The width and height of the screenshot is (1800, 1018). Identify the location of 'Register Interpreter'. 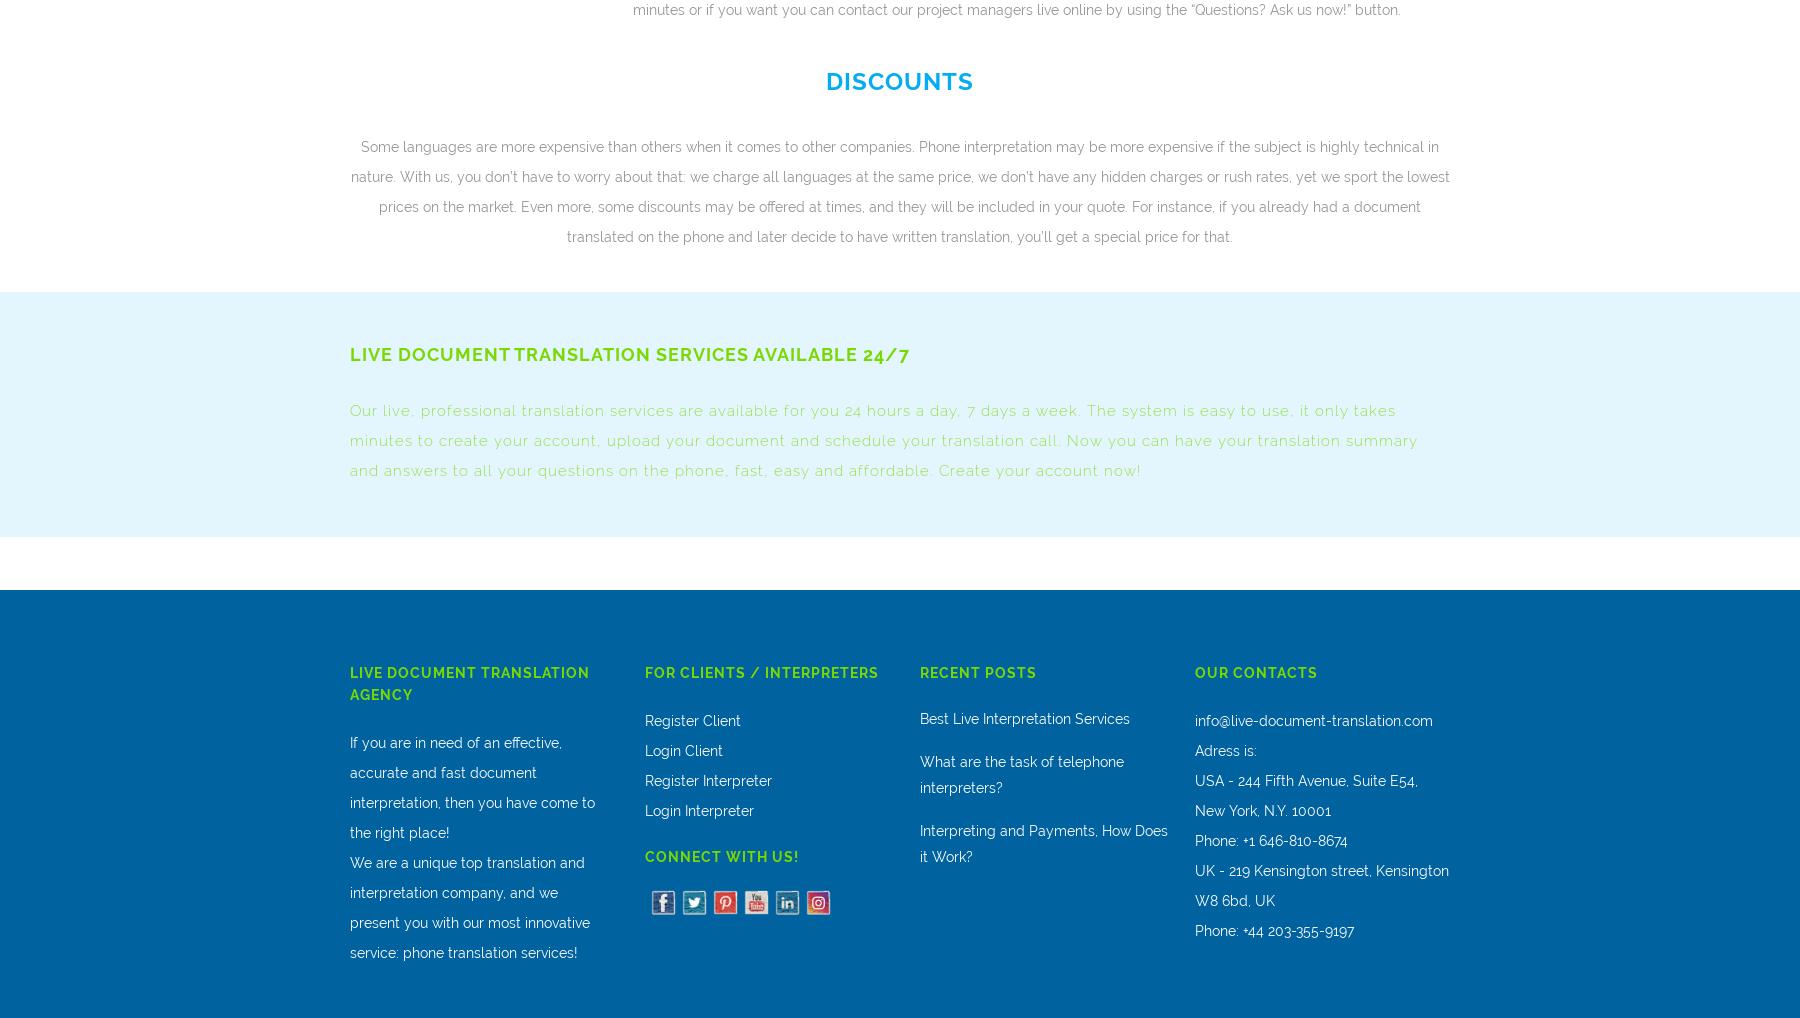
(707, 781).